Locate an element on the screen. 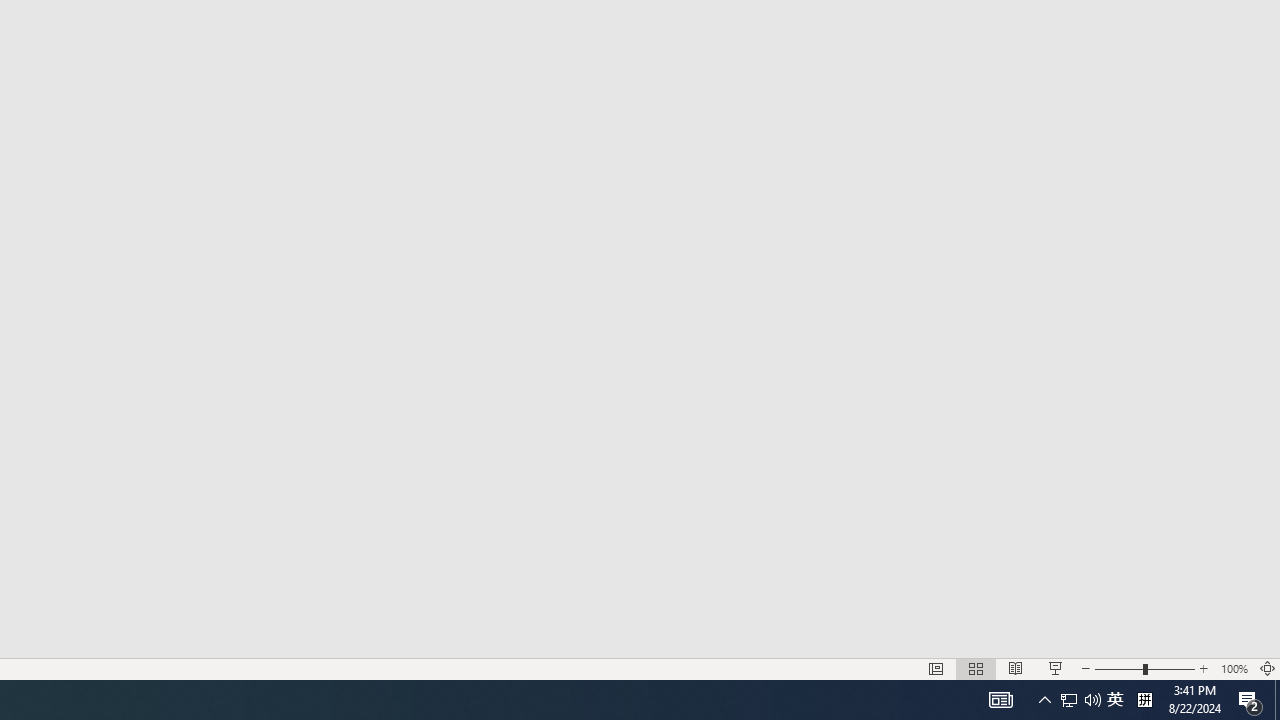 The width and height of the screenshot is (1280, 720). 'Slide Sorter' is located at coordinates (976, 669).